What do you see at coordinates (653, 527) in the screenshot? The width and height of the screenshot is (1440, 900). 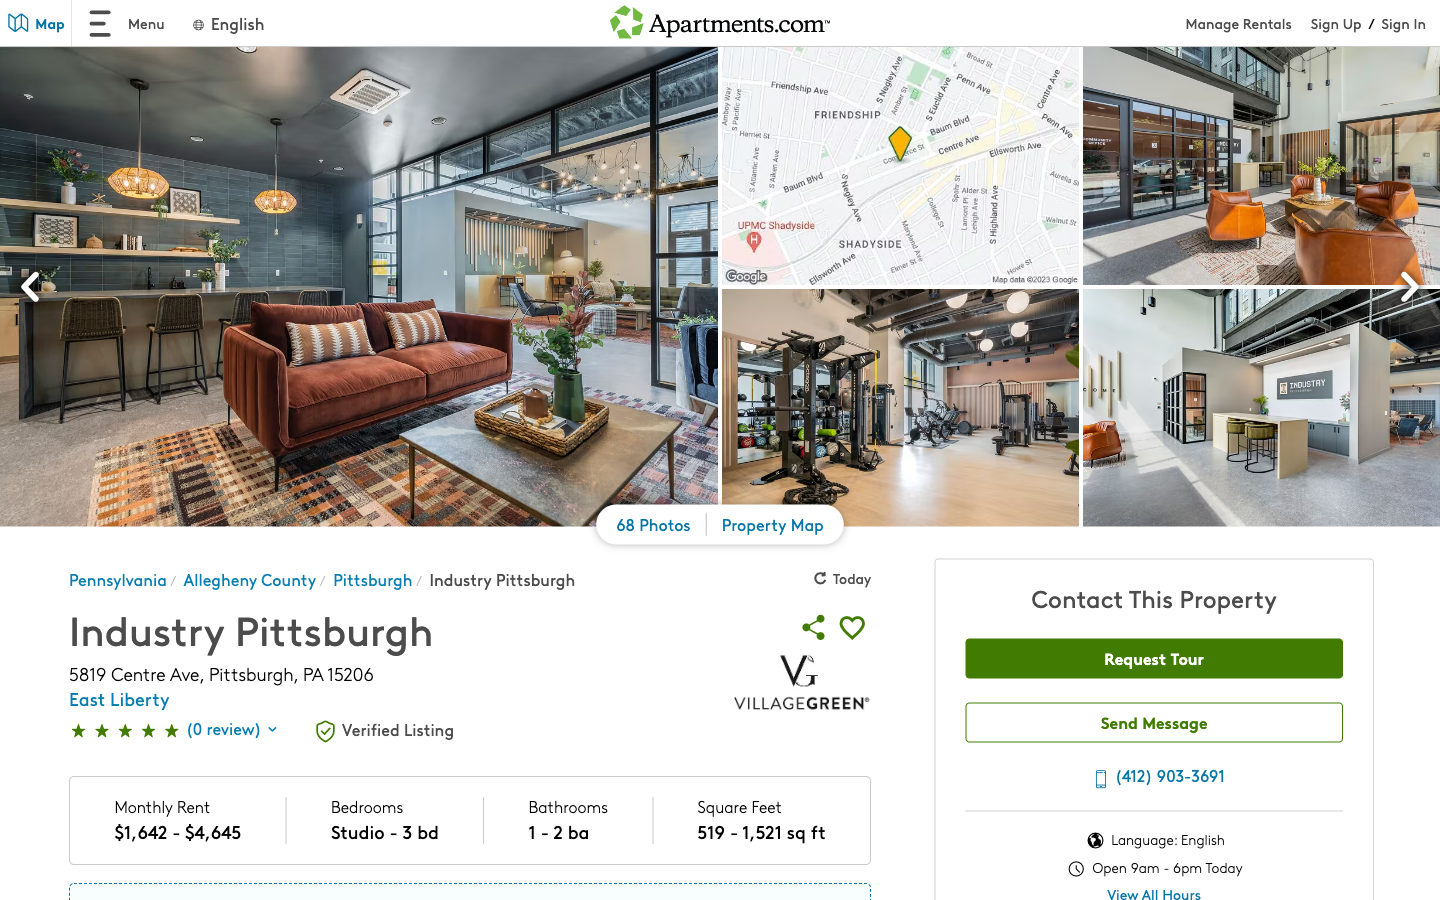 I see `Go to the photo tab and view all available images` at bounding box center [653, 527].